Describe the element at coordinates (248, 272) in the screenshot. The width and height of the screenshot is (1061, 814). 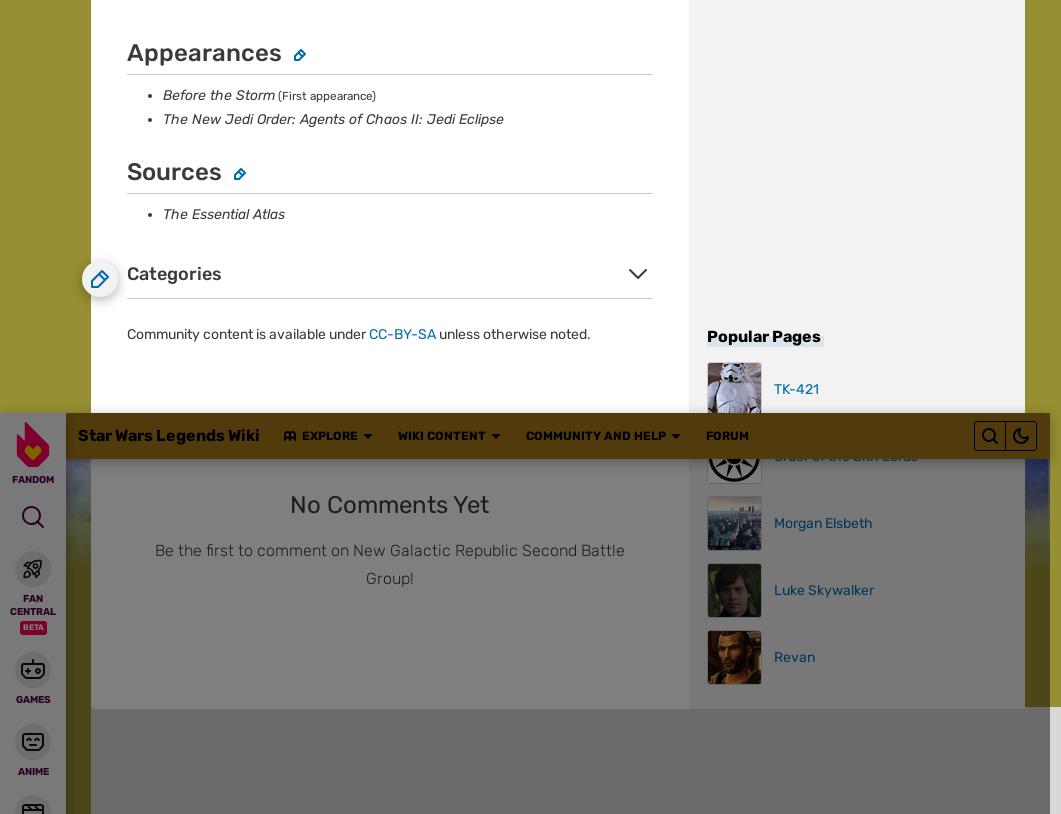
I see `'Battle of the Circarpous system (Galactic Civil War)'` at that location.